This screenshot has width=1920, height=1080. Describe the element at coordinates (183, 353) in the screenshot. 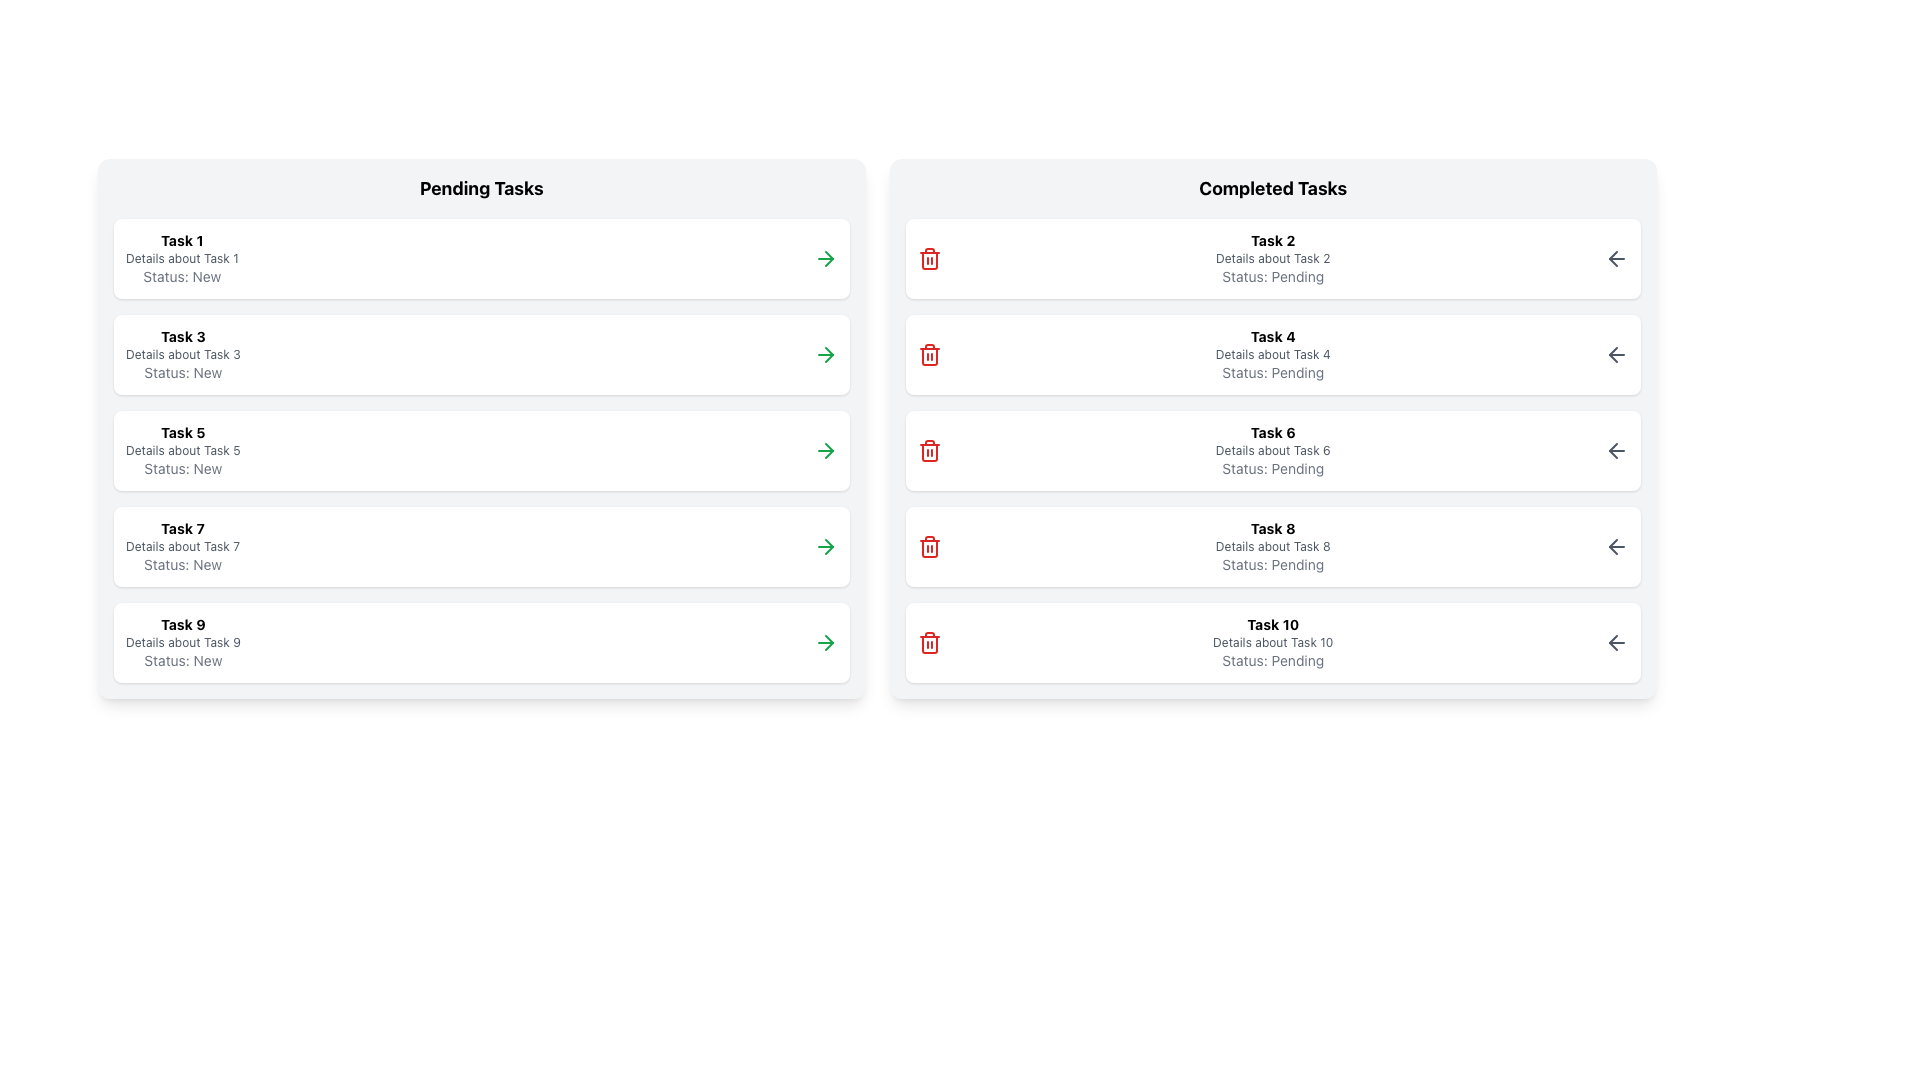

I see `the text label providing supplementary information about 'Task 3', positioned below the title and above the status label in the 'Pending Tasks' section` at that location.